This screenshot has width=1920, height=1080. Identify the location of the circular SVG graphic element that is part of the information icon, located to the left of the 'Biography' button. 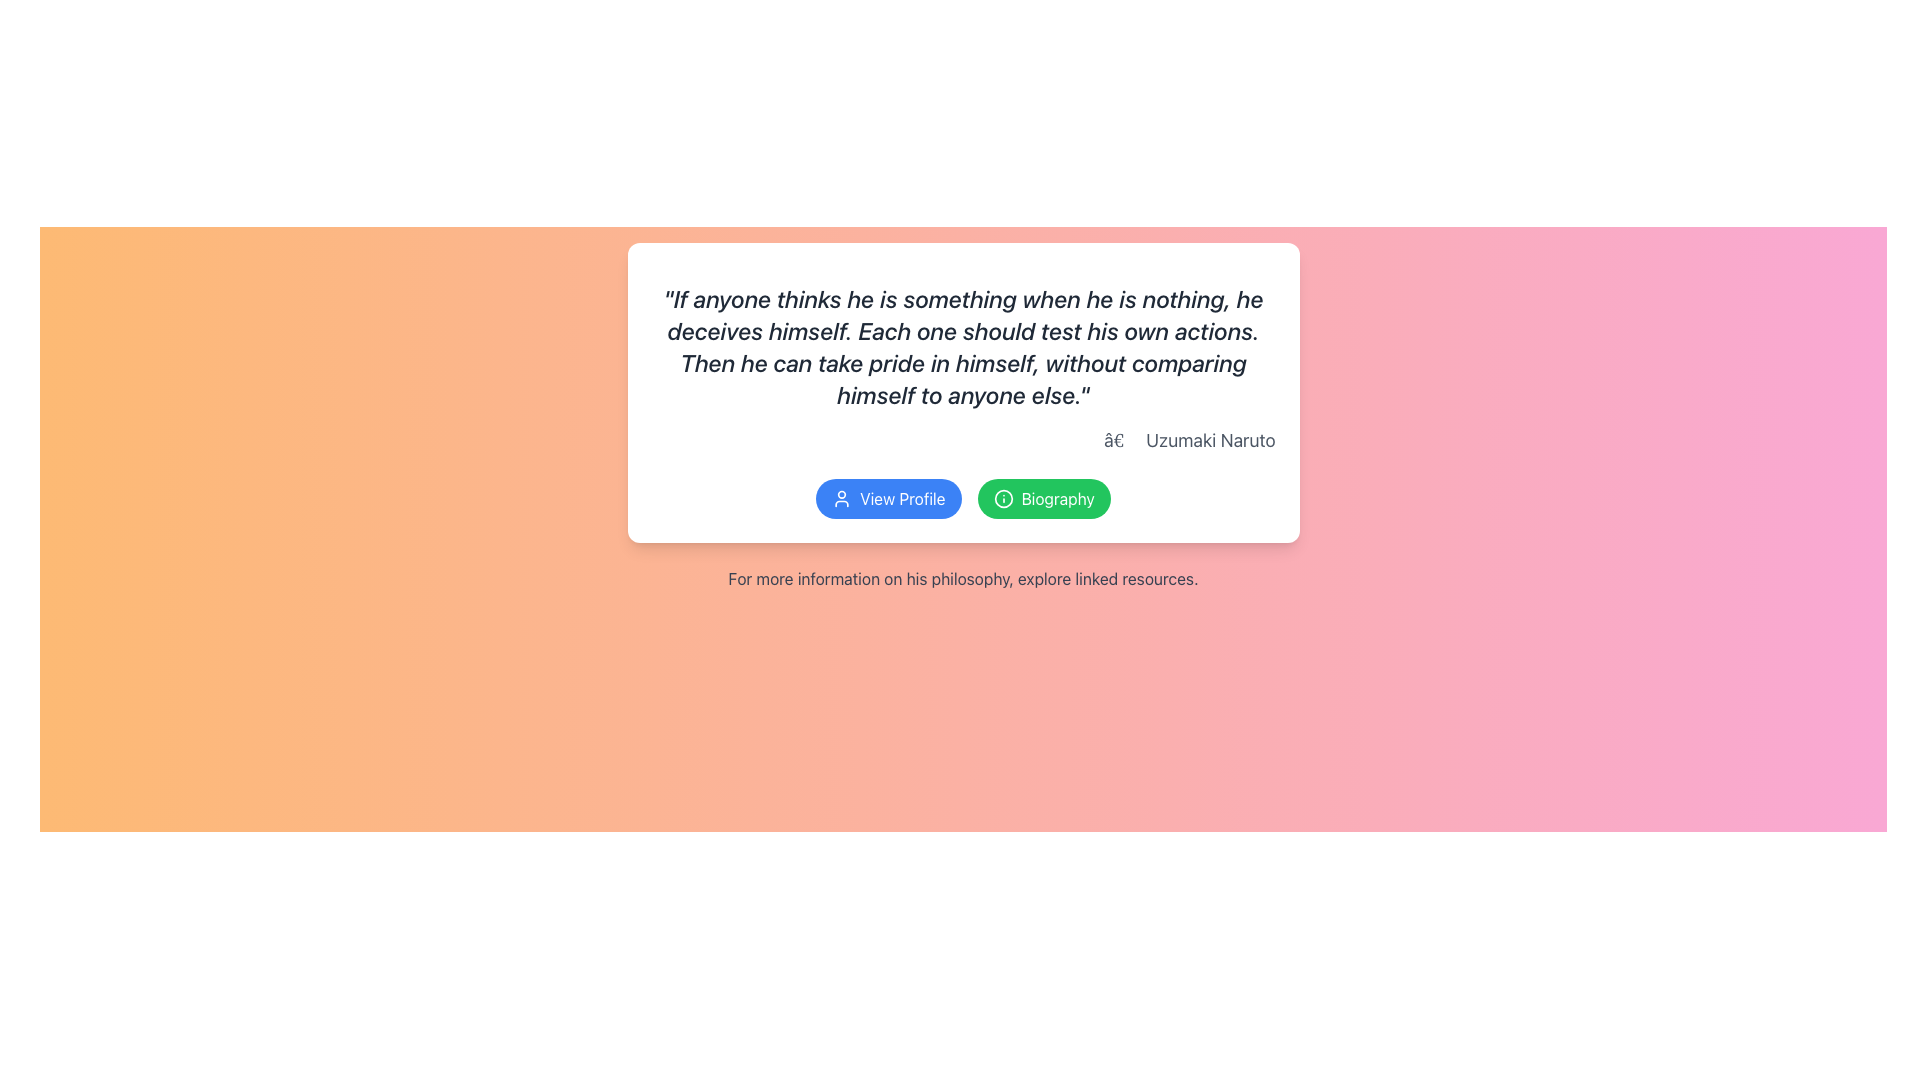
(1003, 497).